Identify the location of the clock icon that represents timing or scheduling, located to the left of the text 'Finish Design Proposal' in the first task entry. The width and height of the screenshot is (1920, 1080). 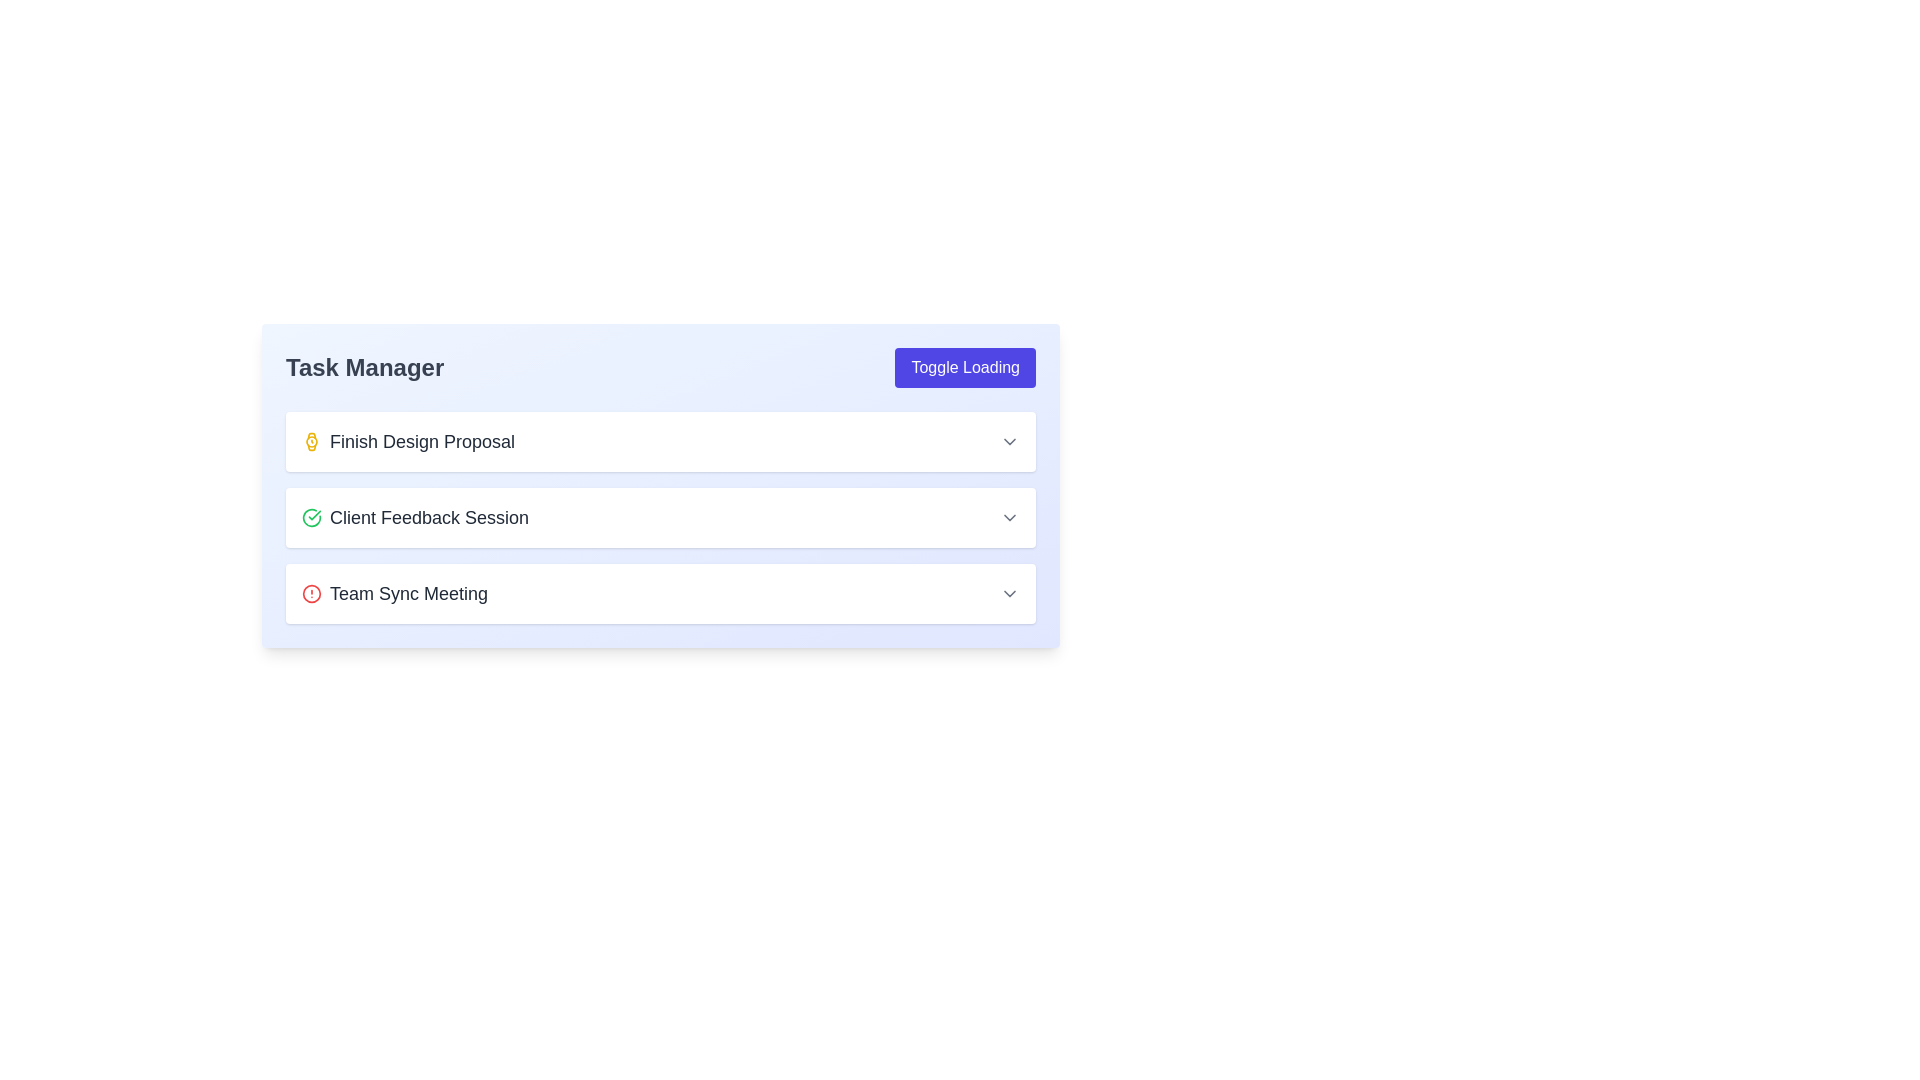
(311, 441).